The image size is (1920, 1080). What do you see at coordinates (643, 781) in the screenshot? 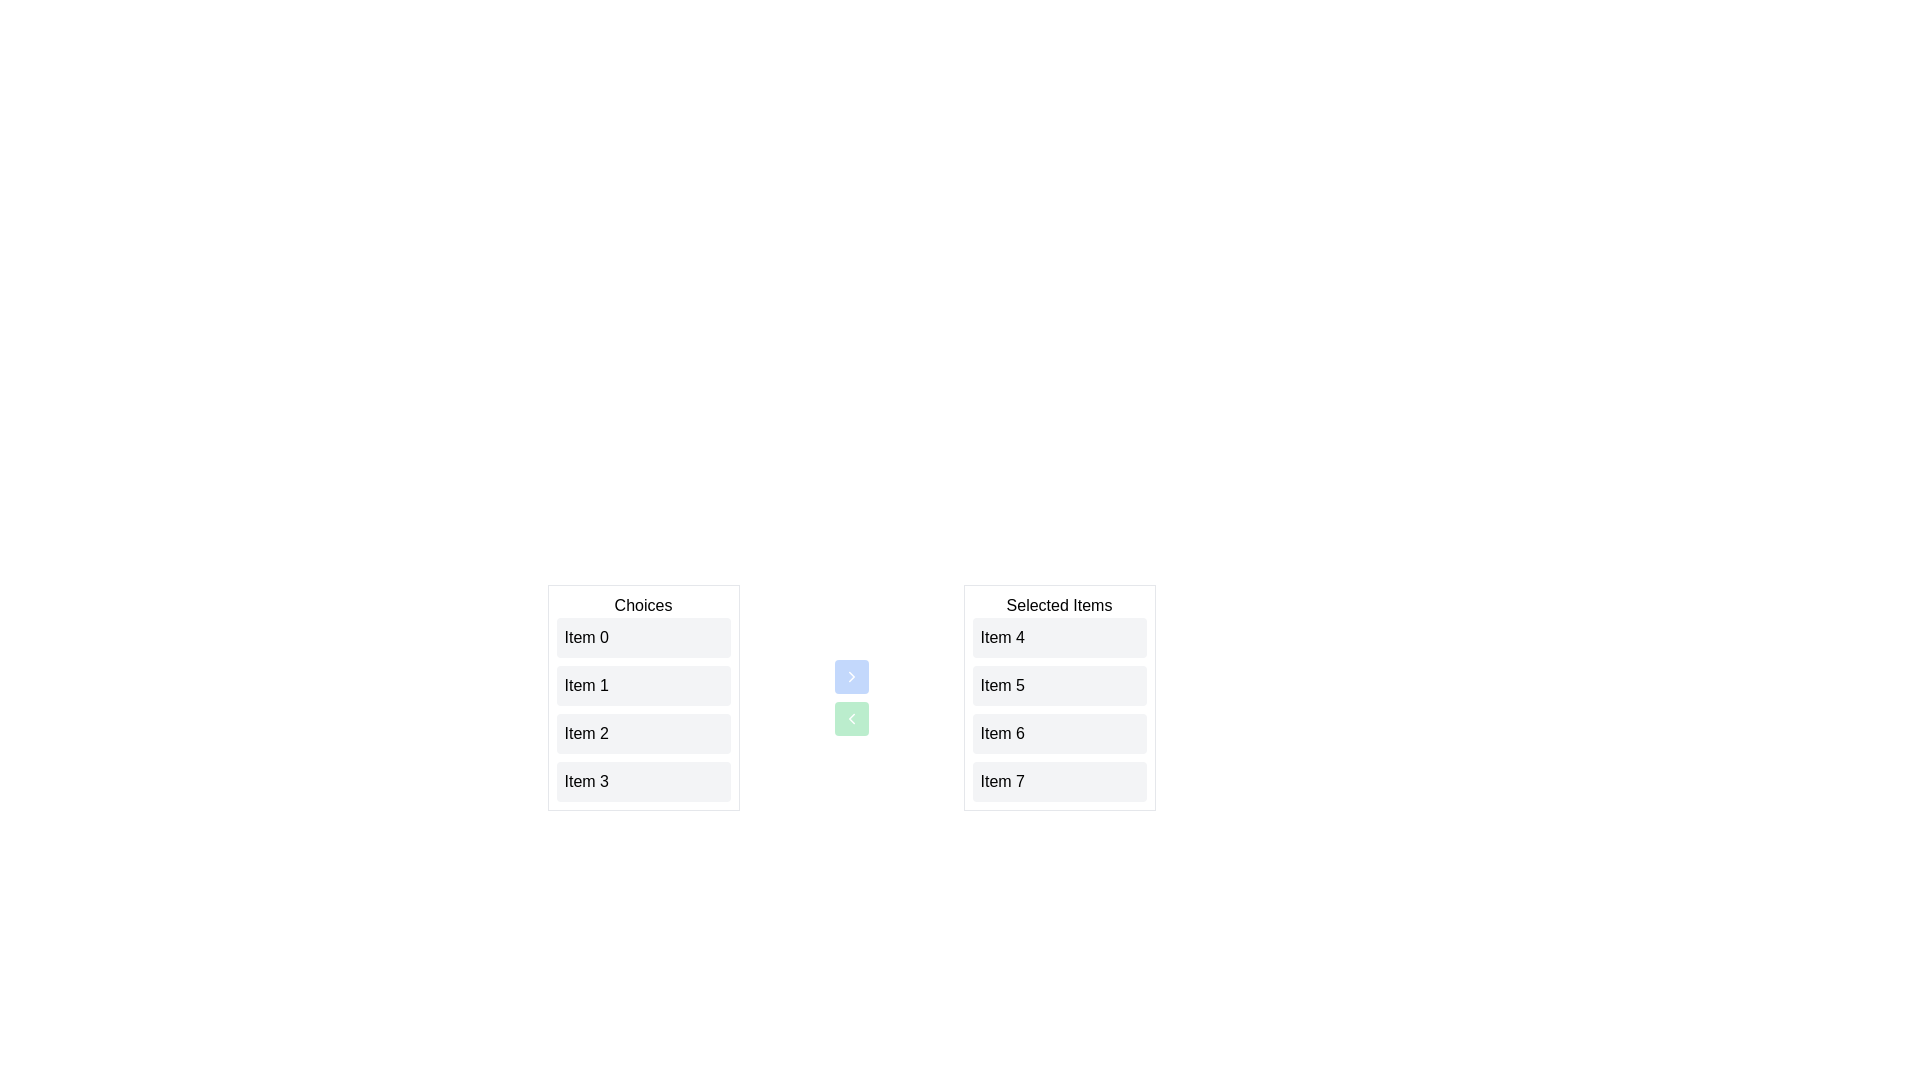
I see `the button labeled 'Item 3' with a light grey background, located at the bottom of the list under 'Choices', to trigger a tooltip or visual feedback` at bounding box center [643, 781].